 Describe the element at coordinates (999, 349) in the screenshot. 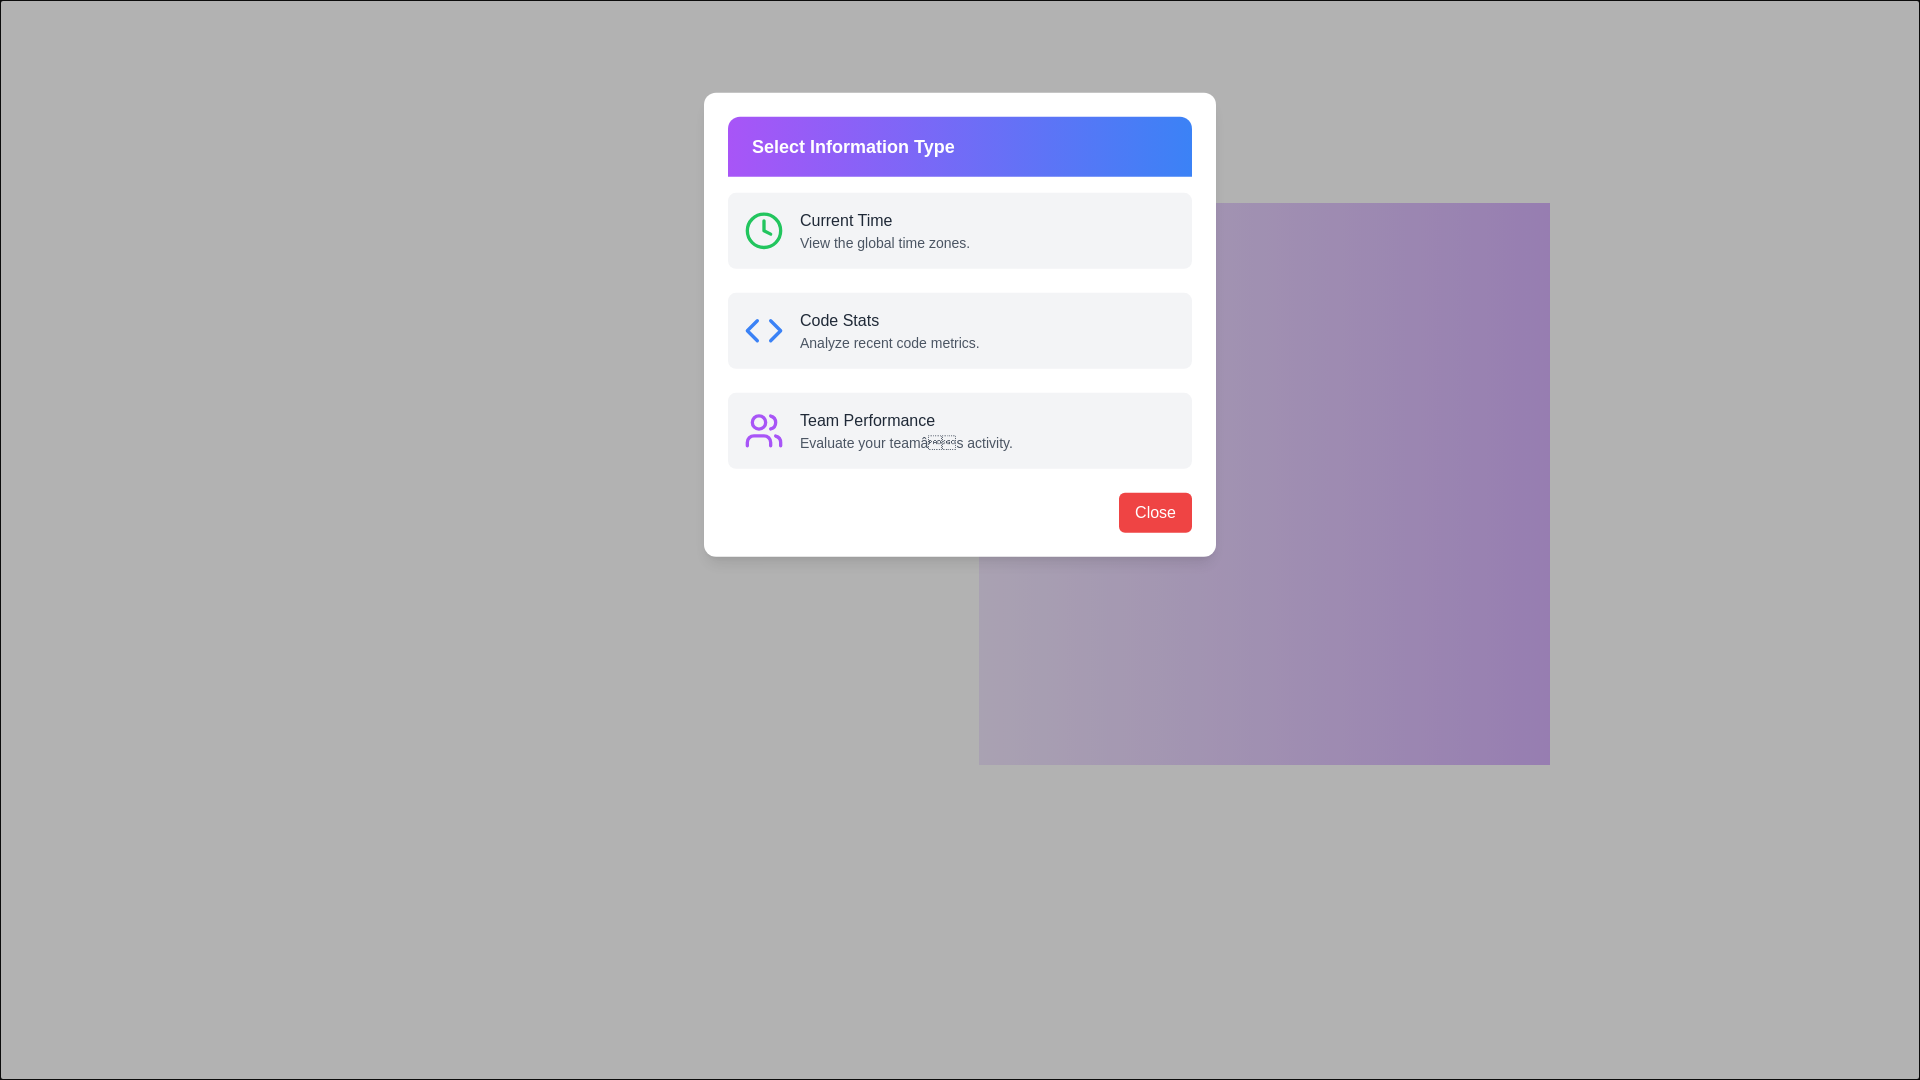

I see `the icon of Code Stats information type` at that location.